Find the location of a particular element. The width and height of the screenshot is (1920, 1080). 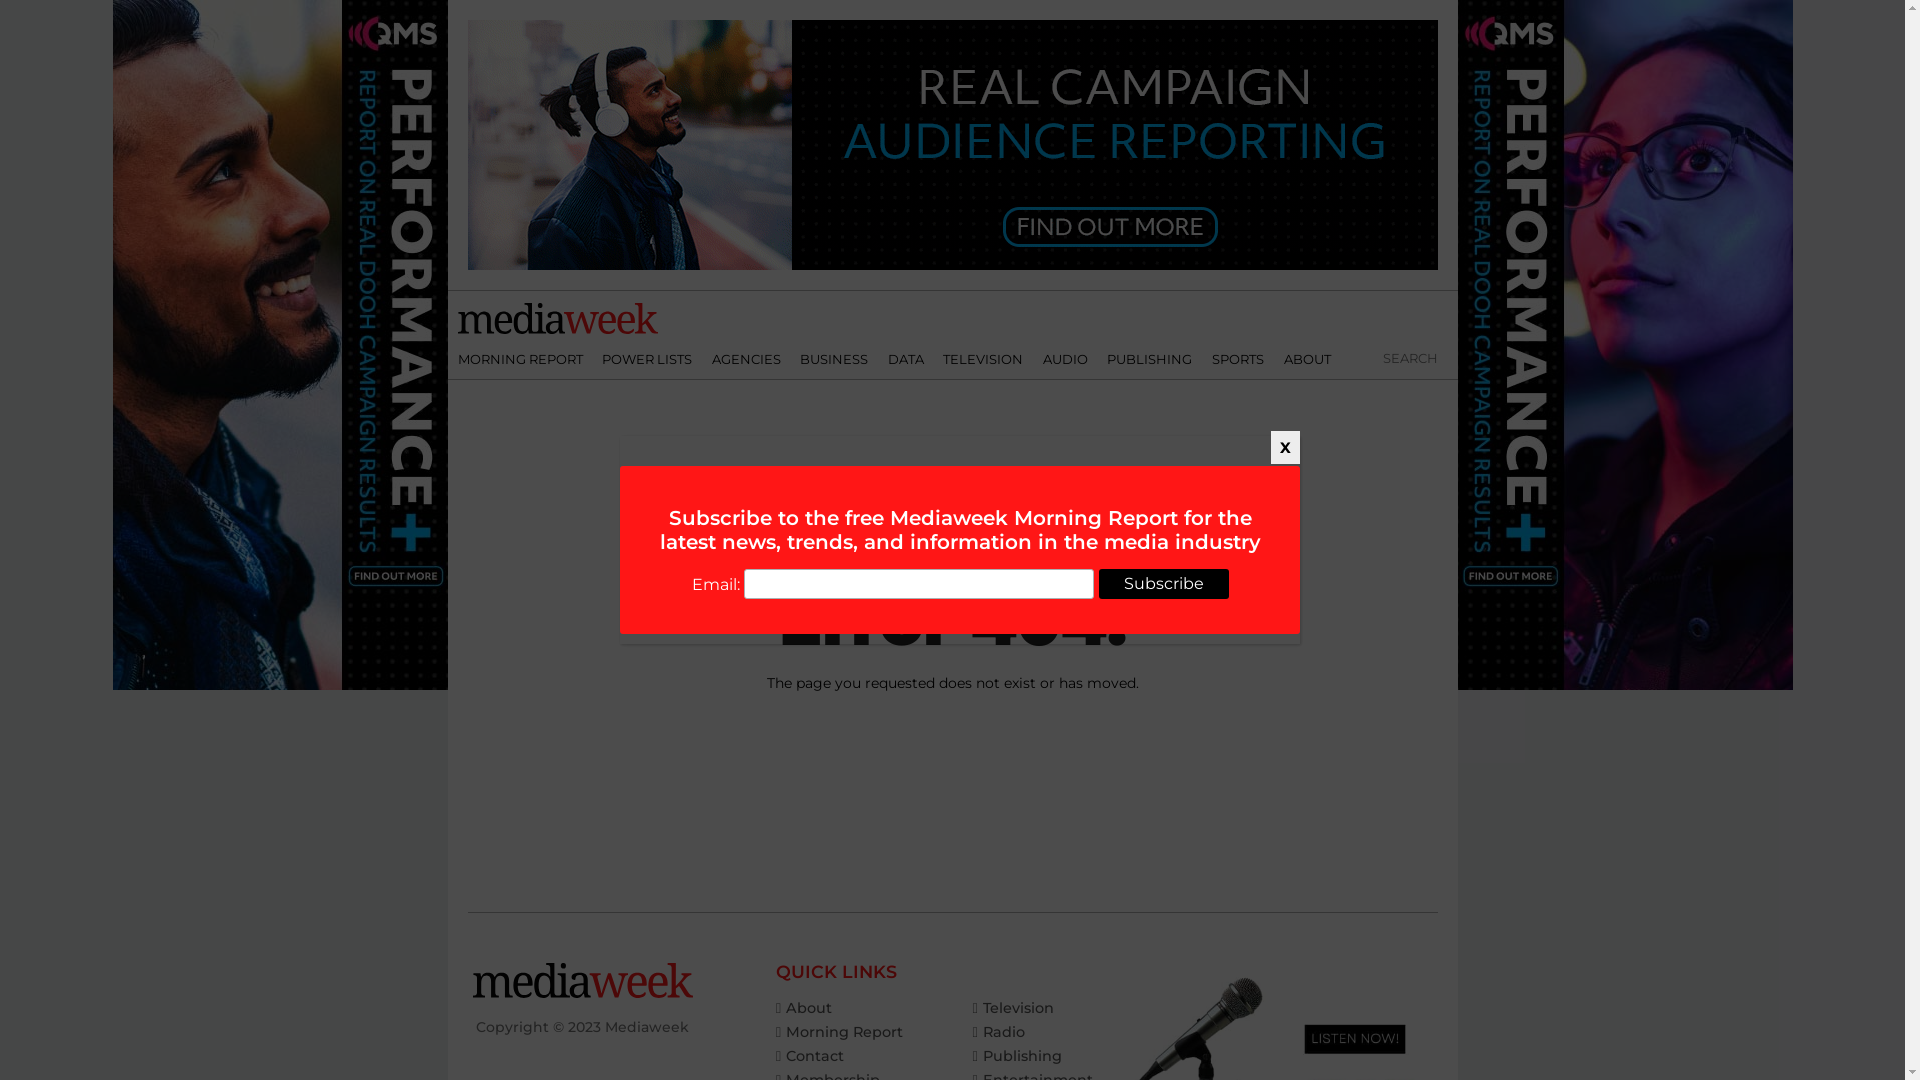

'About' is located at coordinates (804, 1007).